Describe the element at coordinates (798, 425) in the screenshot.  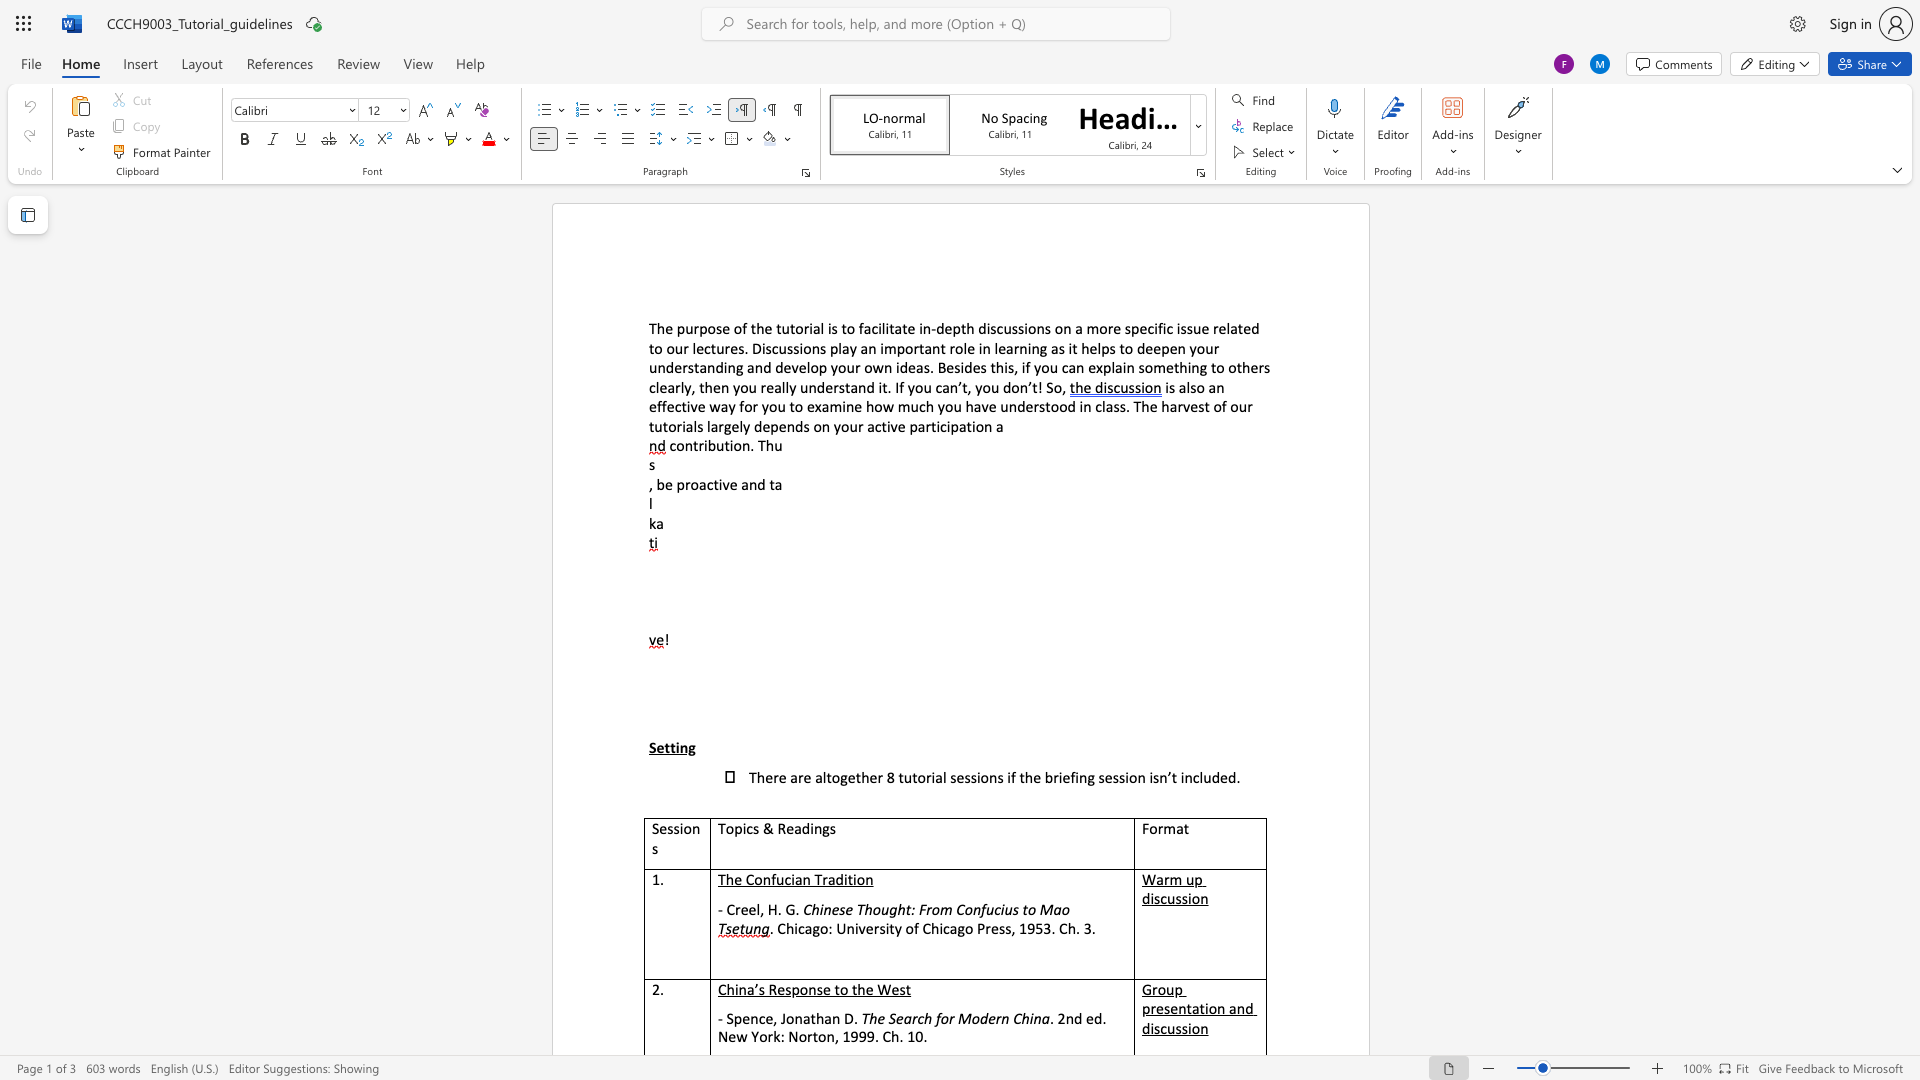
I see `the 2th character "d" in the text` at that location.